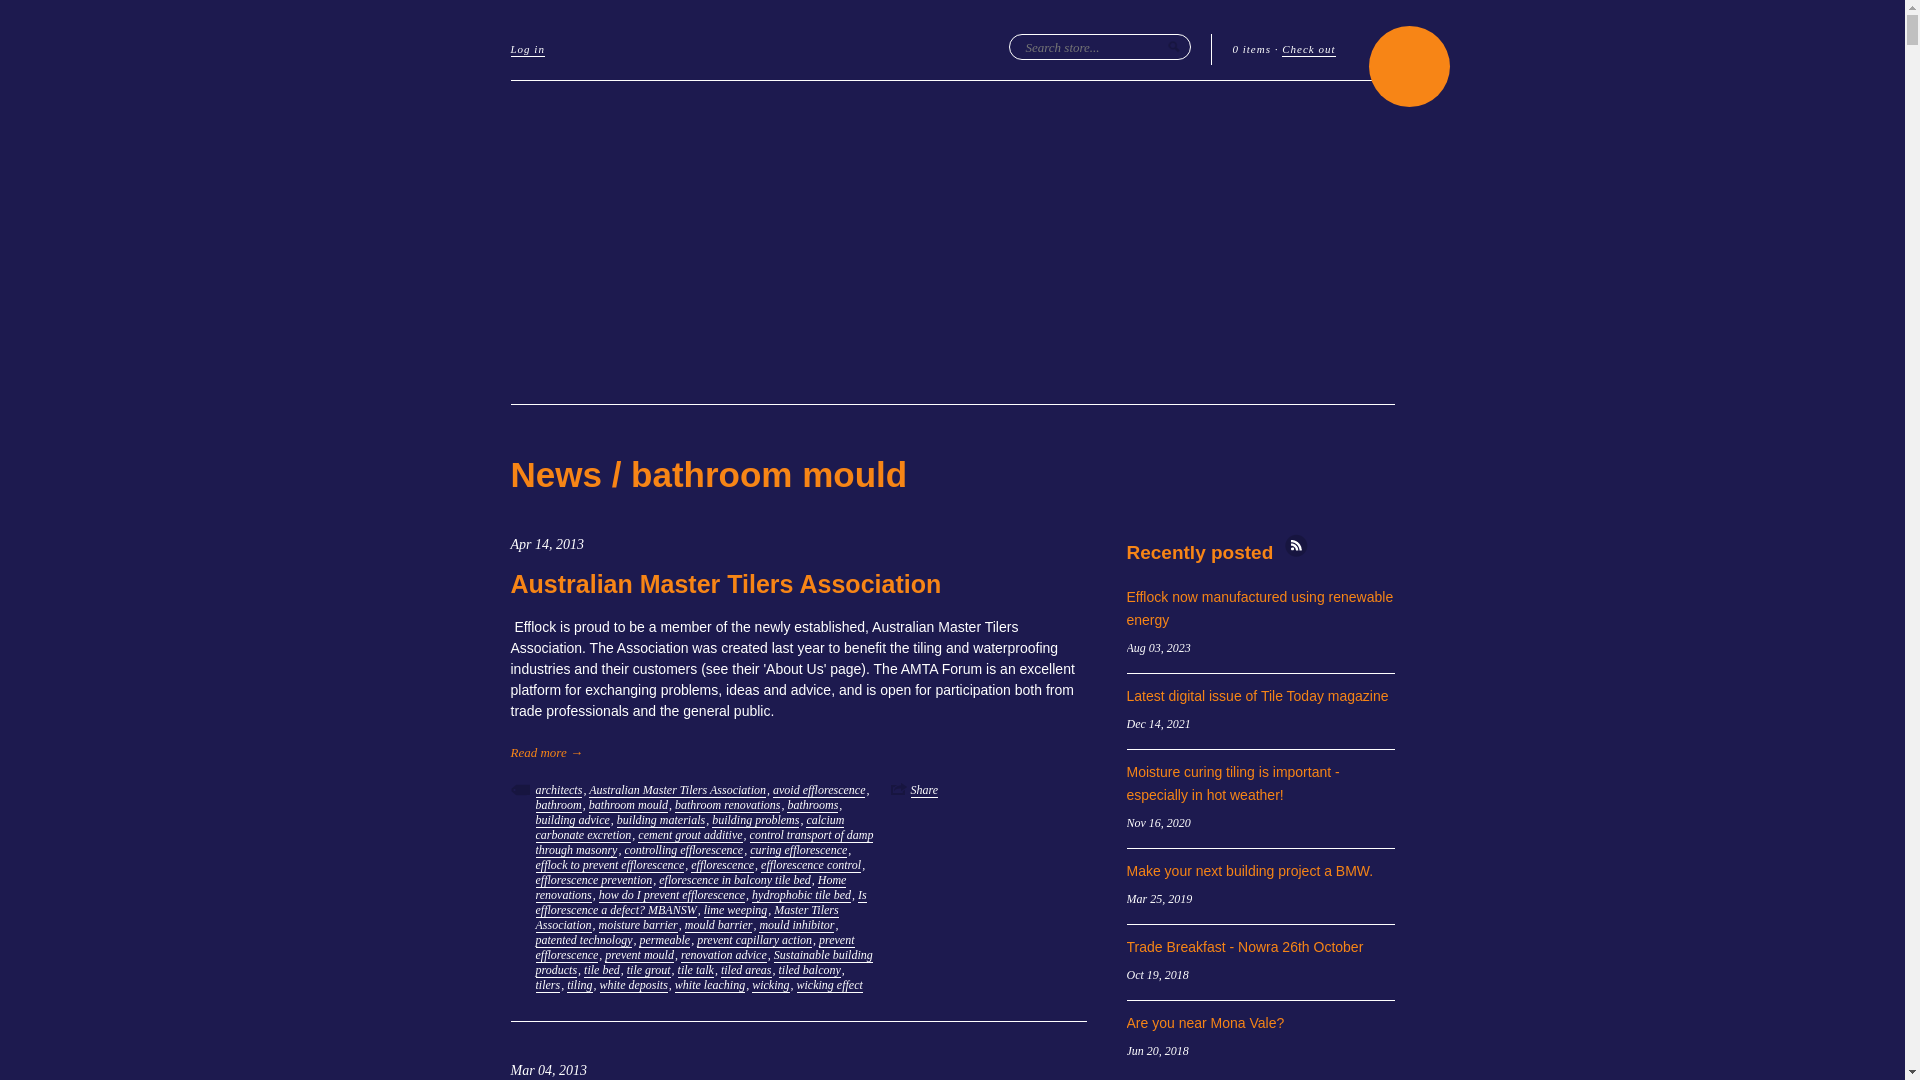  Describe the element at coordinates (734, 910) in the screenshot. I see `'lime weeping'` at that location.